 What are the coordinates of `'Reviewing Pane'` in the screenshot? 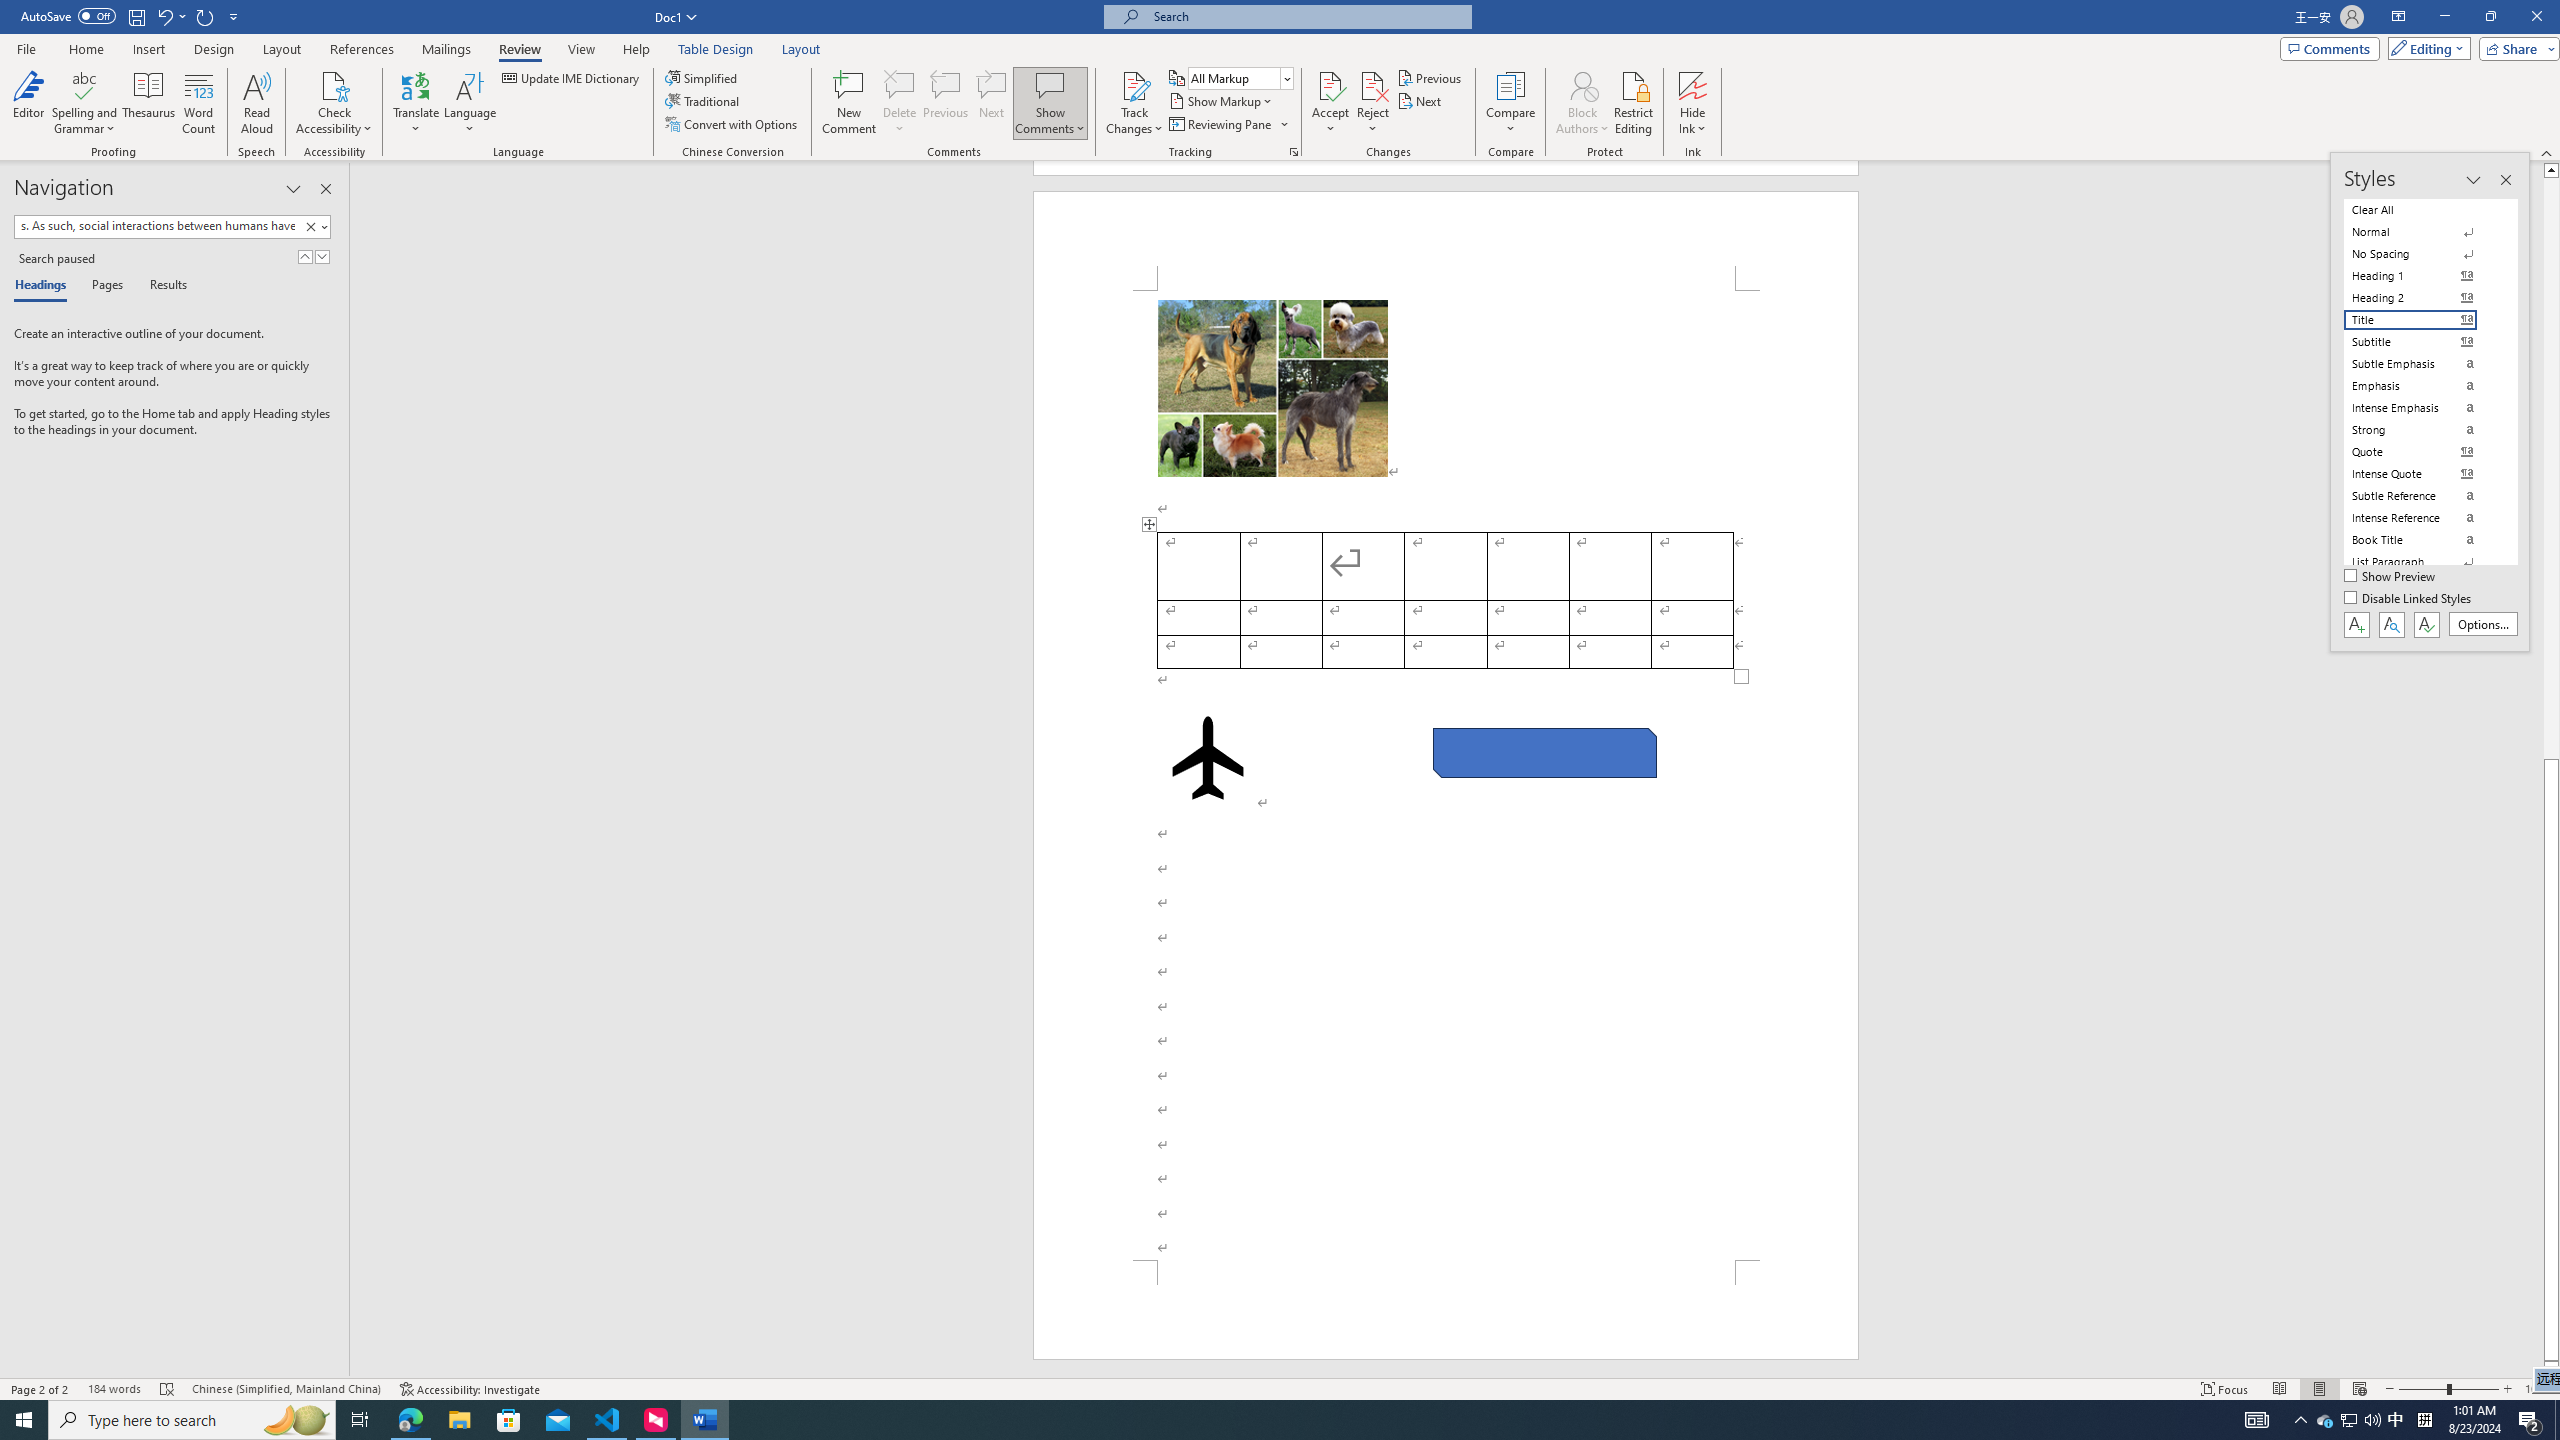 It's located at (1227, 122).